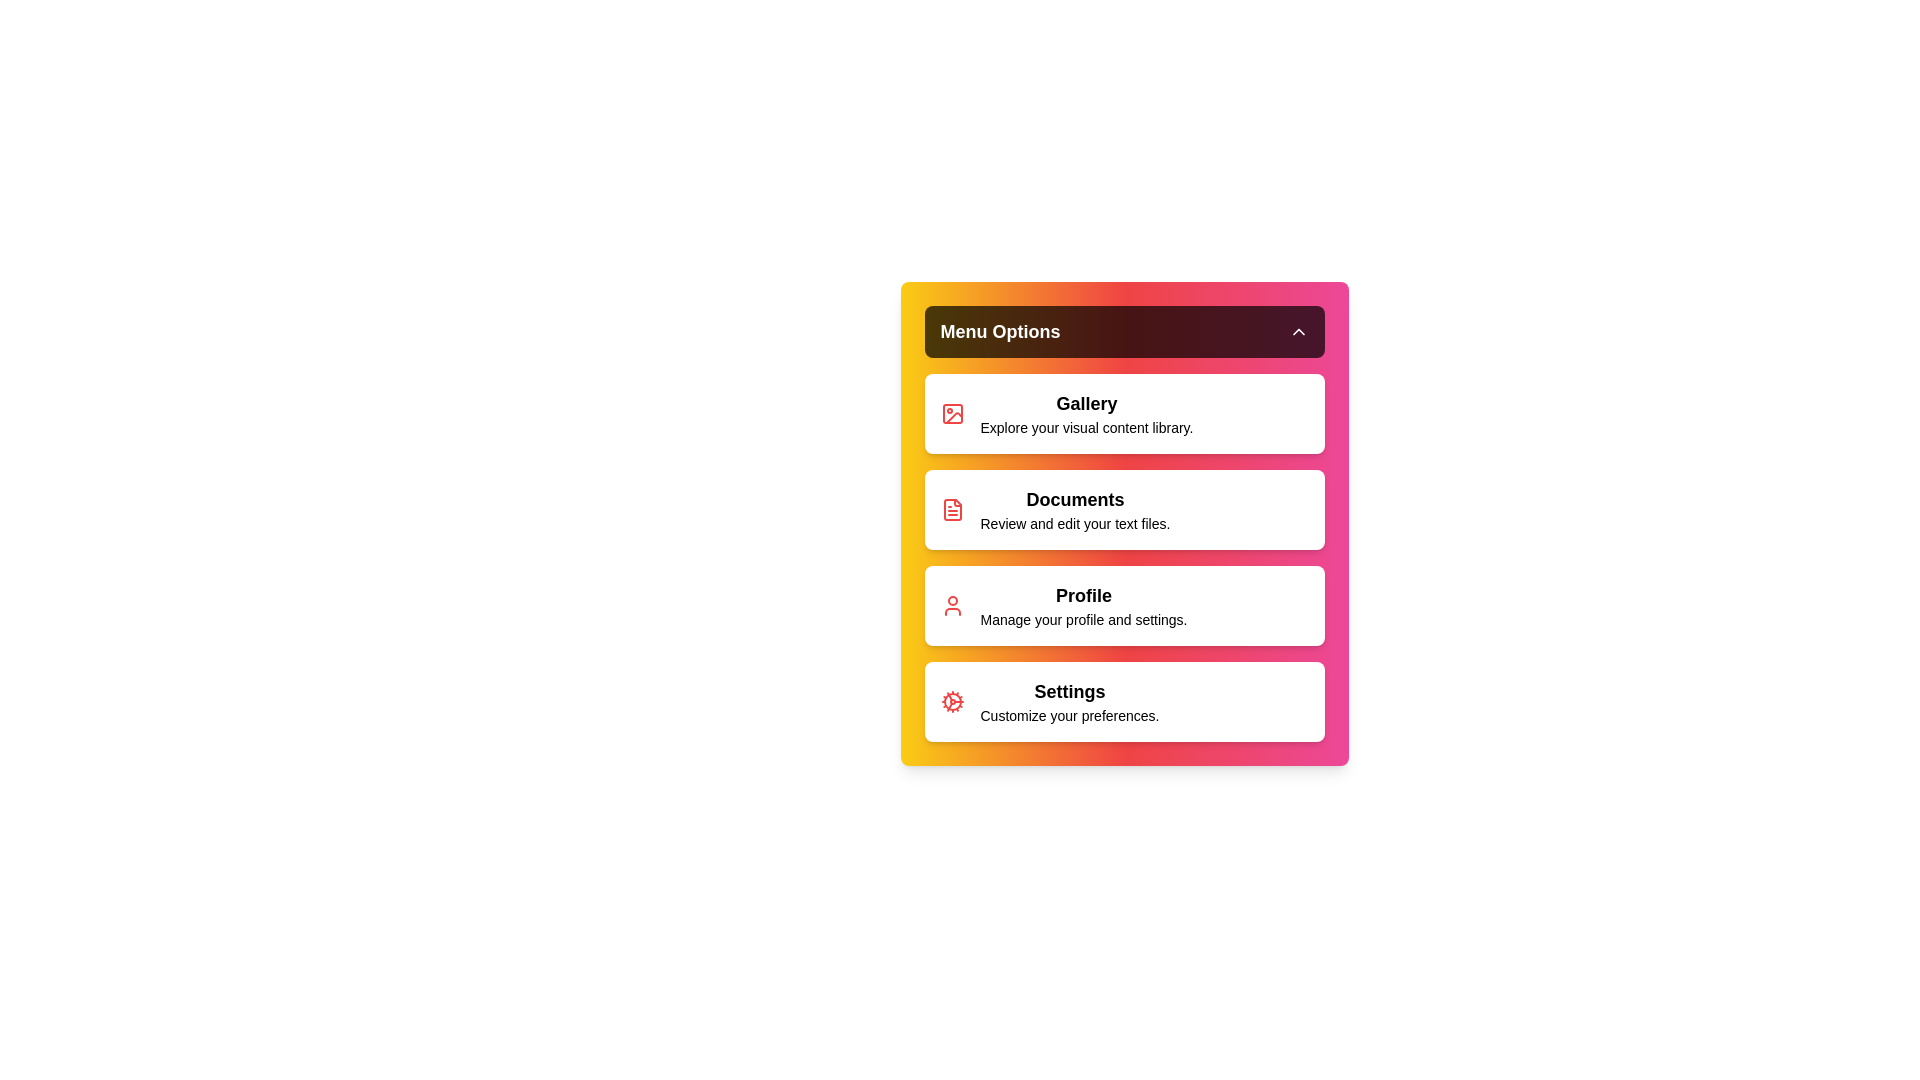  I want to click on menu button to toggle the dropdown menu visibility, so click(1124, 330).